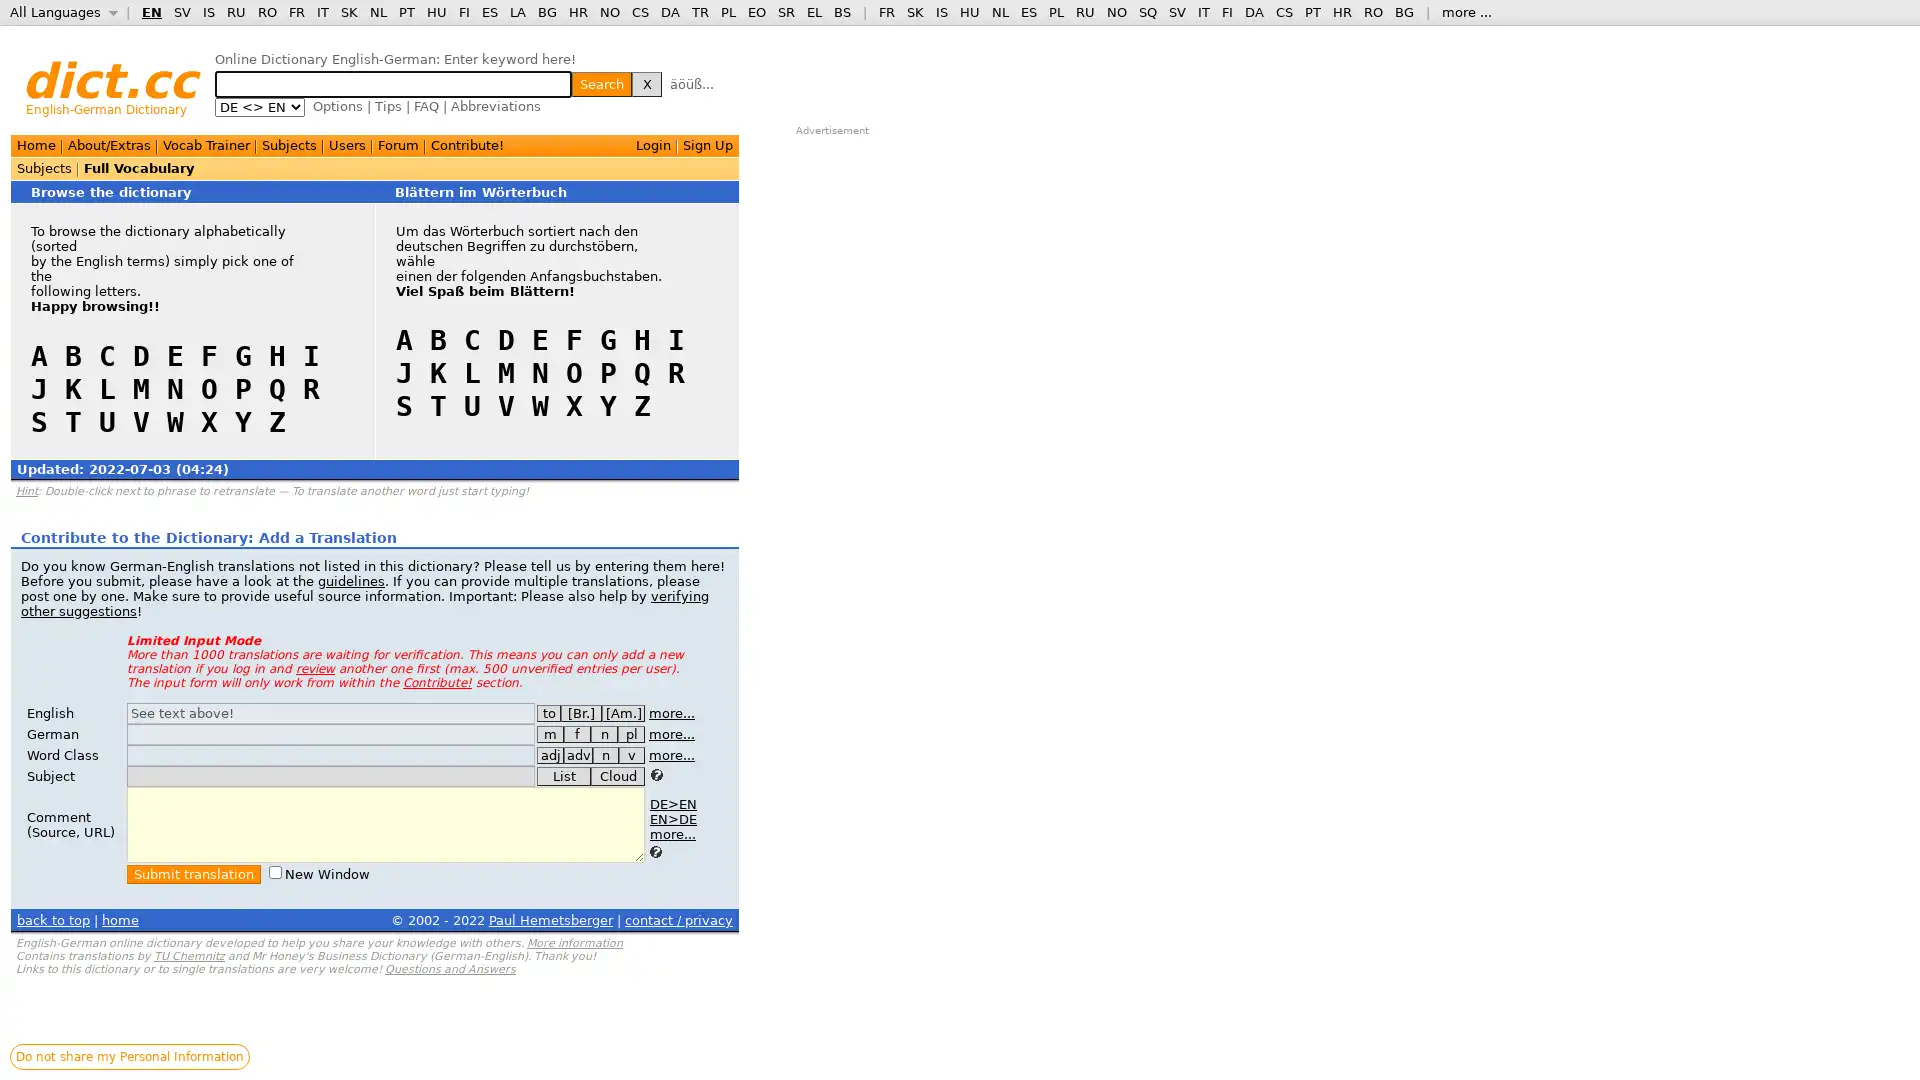  I want to click on n, so click(604, 755).